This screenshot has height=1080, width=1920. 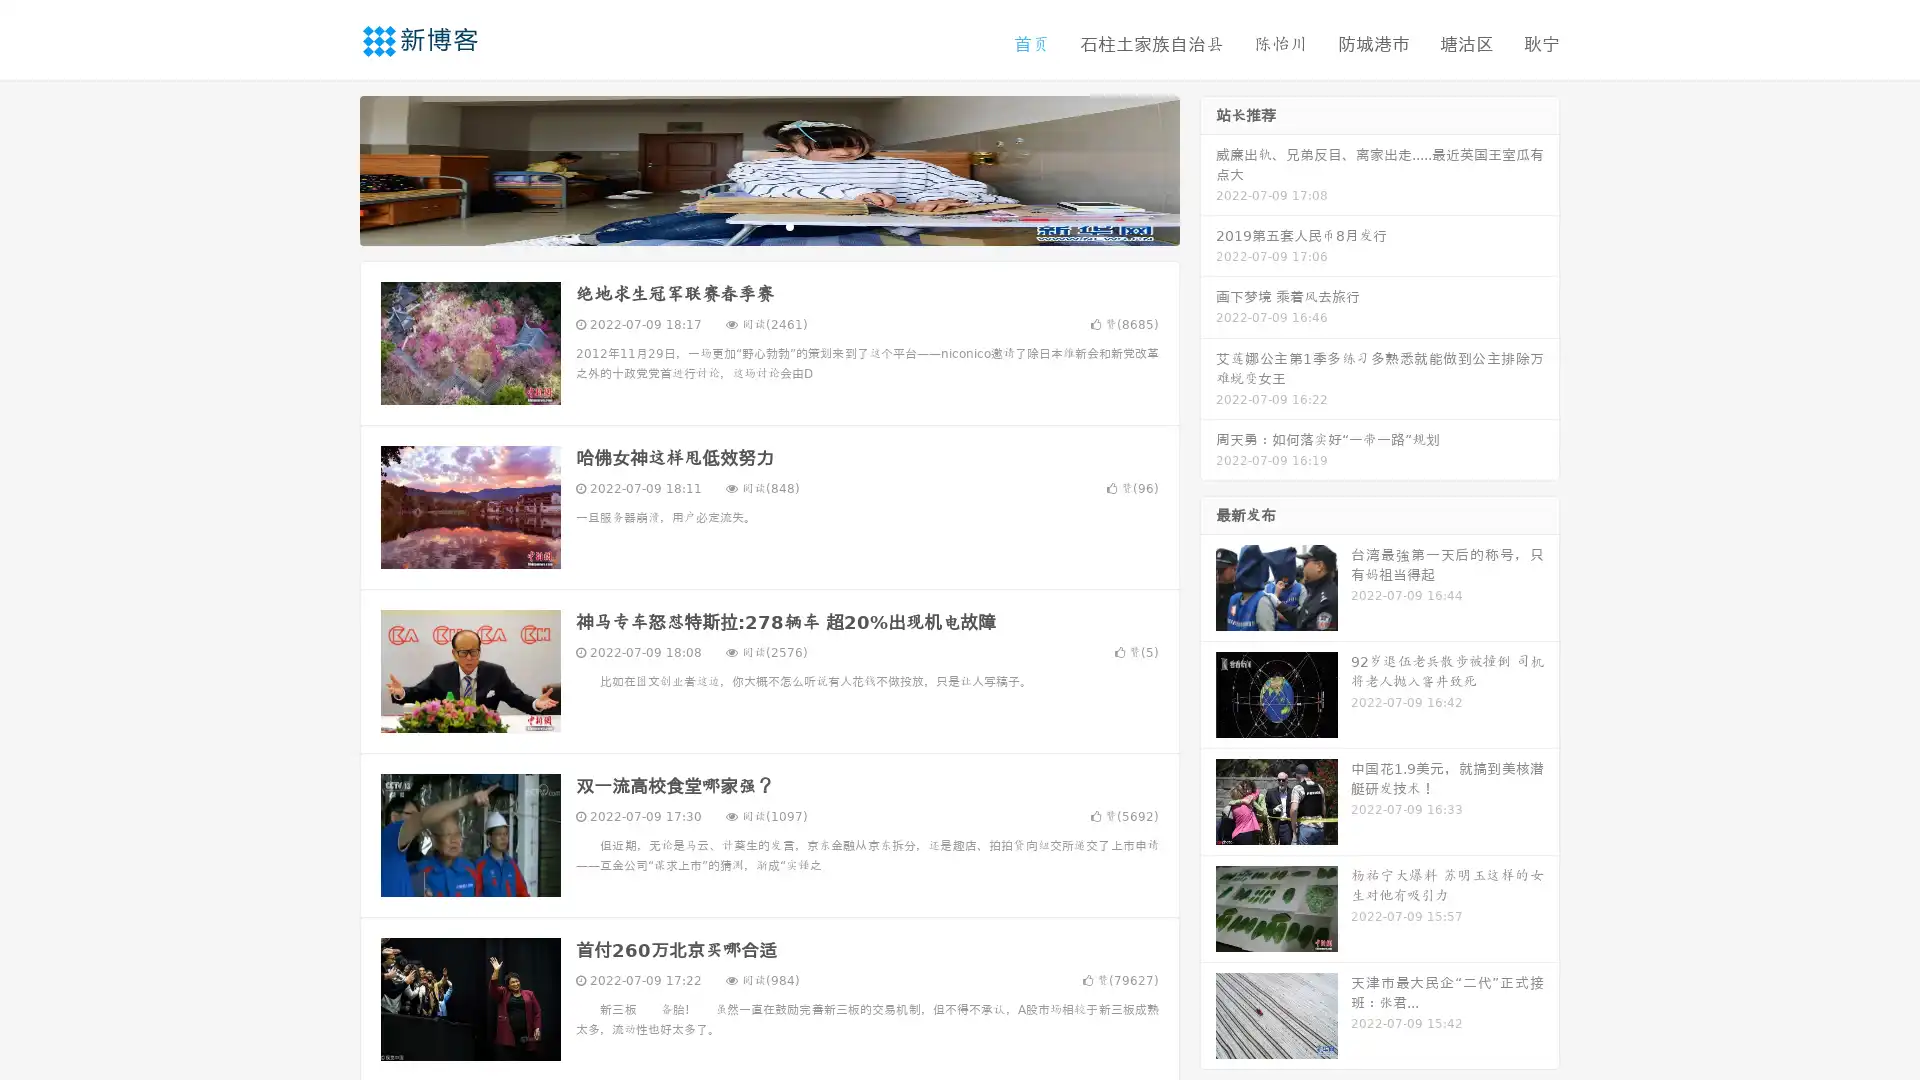 What do you see at coordinates (1208, 168) in the screenshot?
I see `Next slide` at bounding box center [1208, 168].